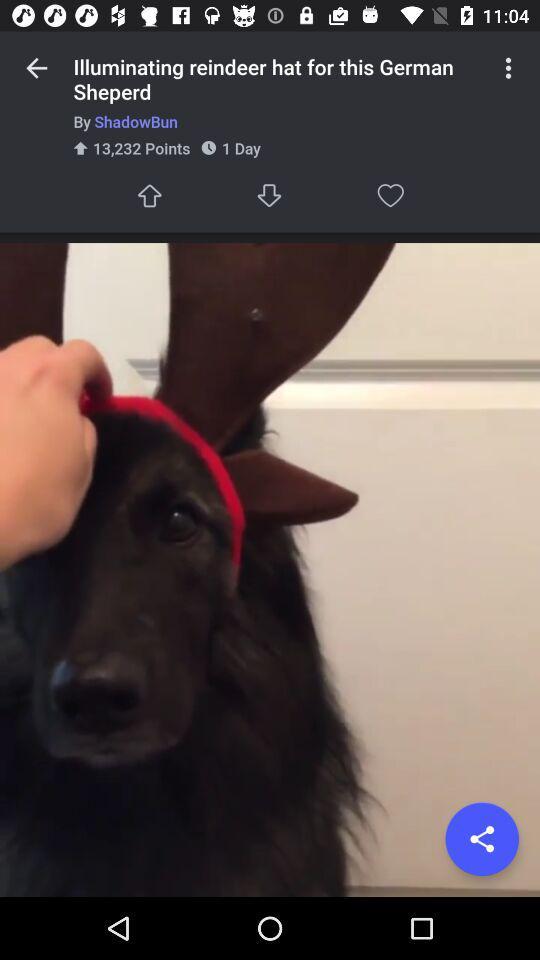 Image resolution: width=540 pixels, height=960 pixels. I want to click on icon above by shadowbun item, so click(508, 68).